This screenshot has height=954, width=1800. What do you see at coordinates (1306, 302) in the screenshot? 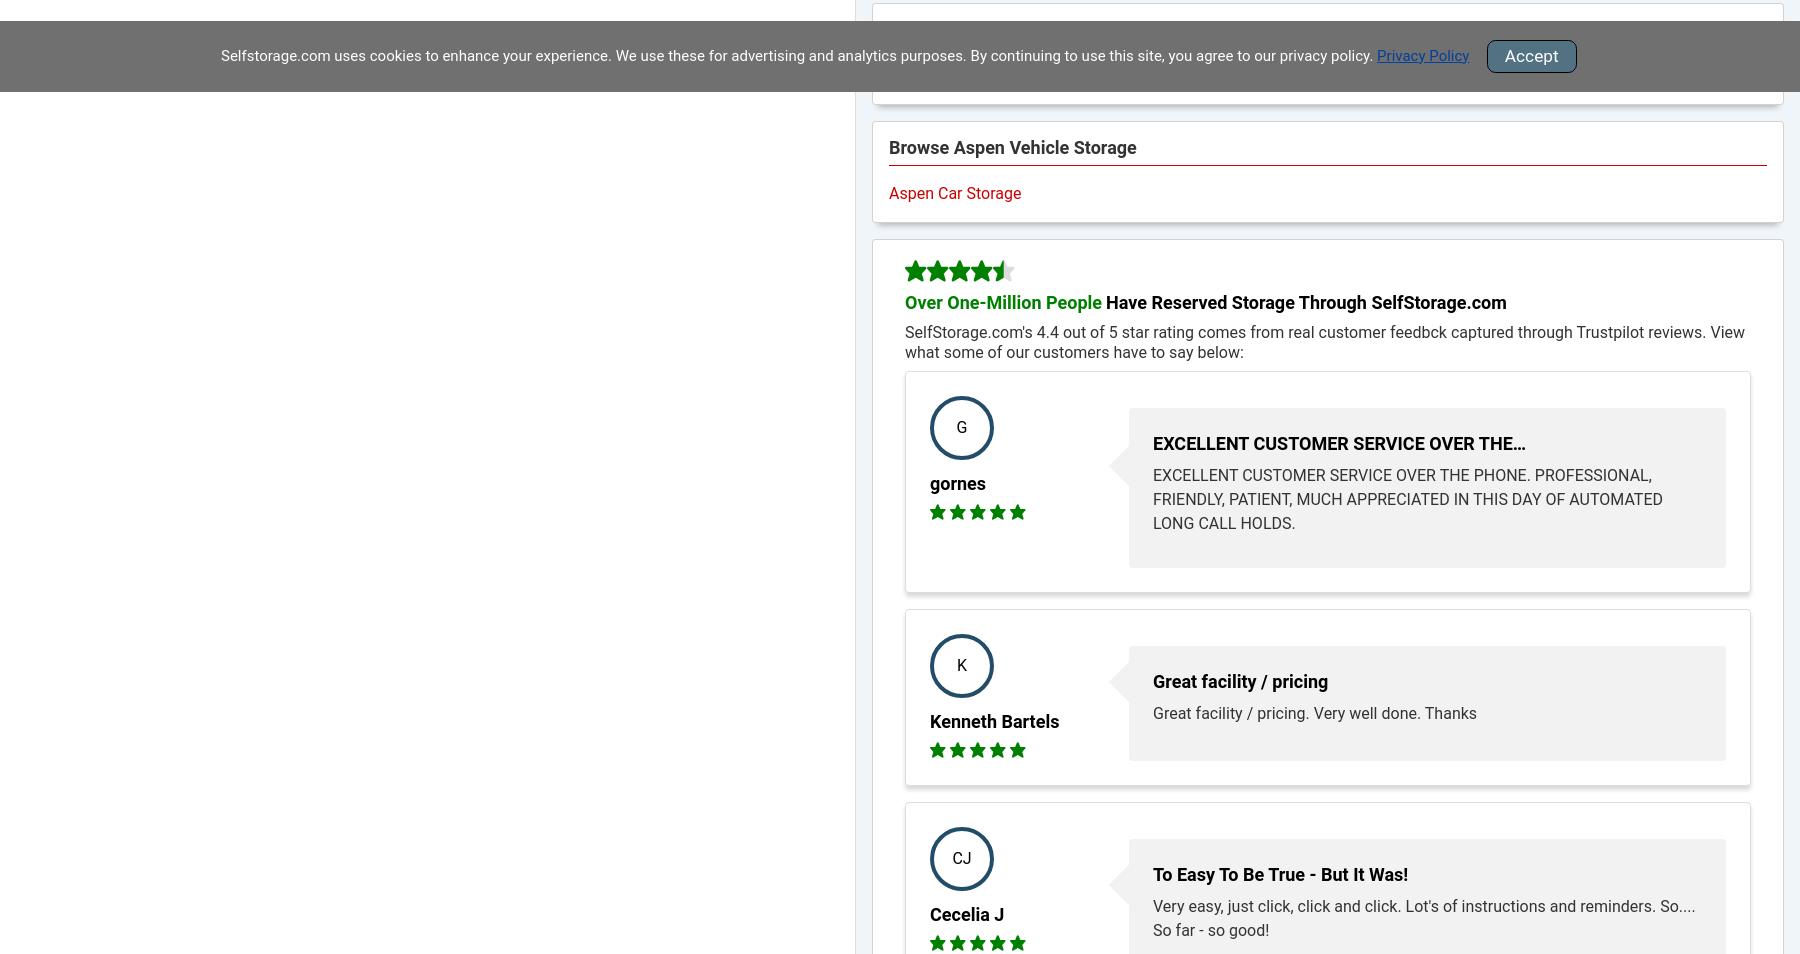
I see `'Have Reserved Storage Through SelfStorage.com'` at bounding box center [1306, 302].